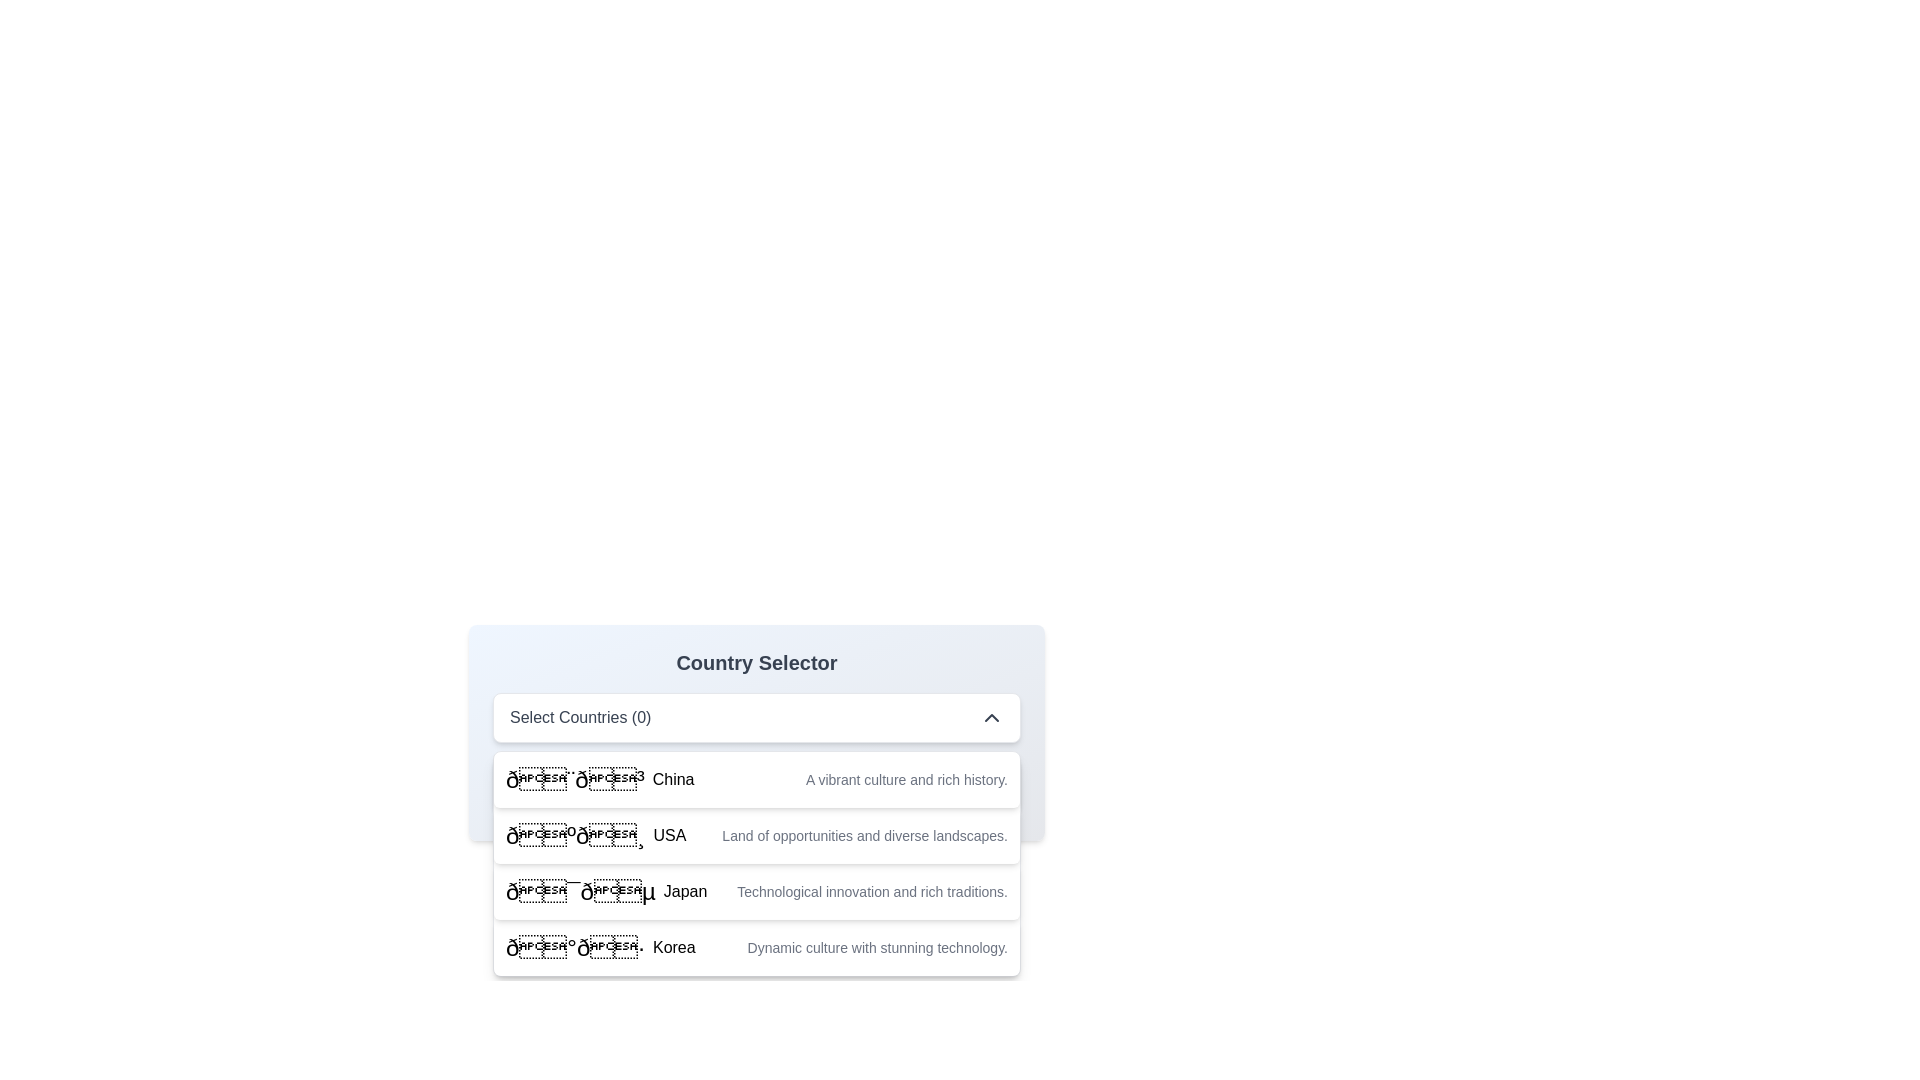 Image resolution: width=1920 pixels, height=1080 pixels. I want to click on the text label displaying the country name 'Japan' paired with its emoji flag, which is the third item in the vertically stacked list of country entries, so click(605, 890).